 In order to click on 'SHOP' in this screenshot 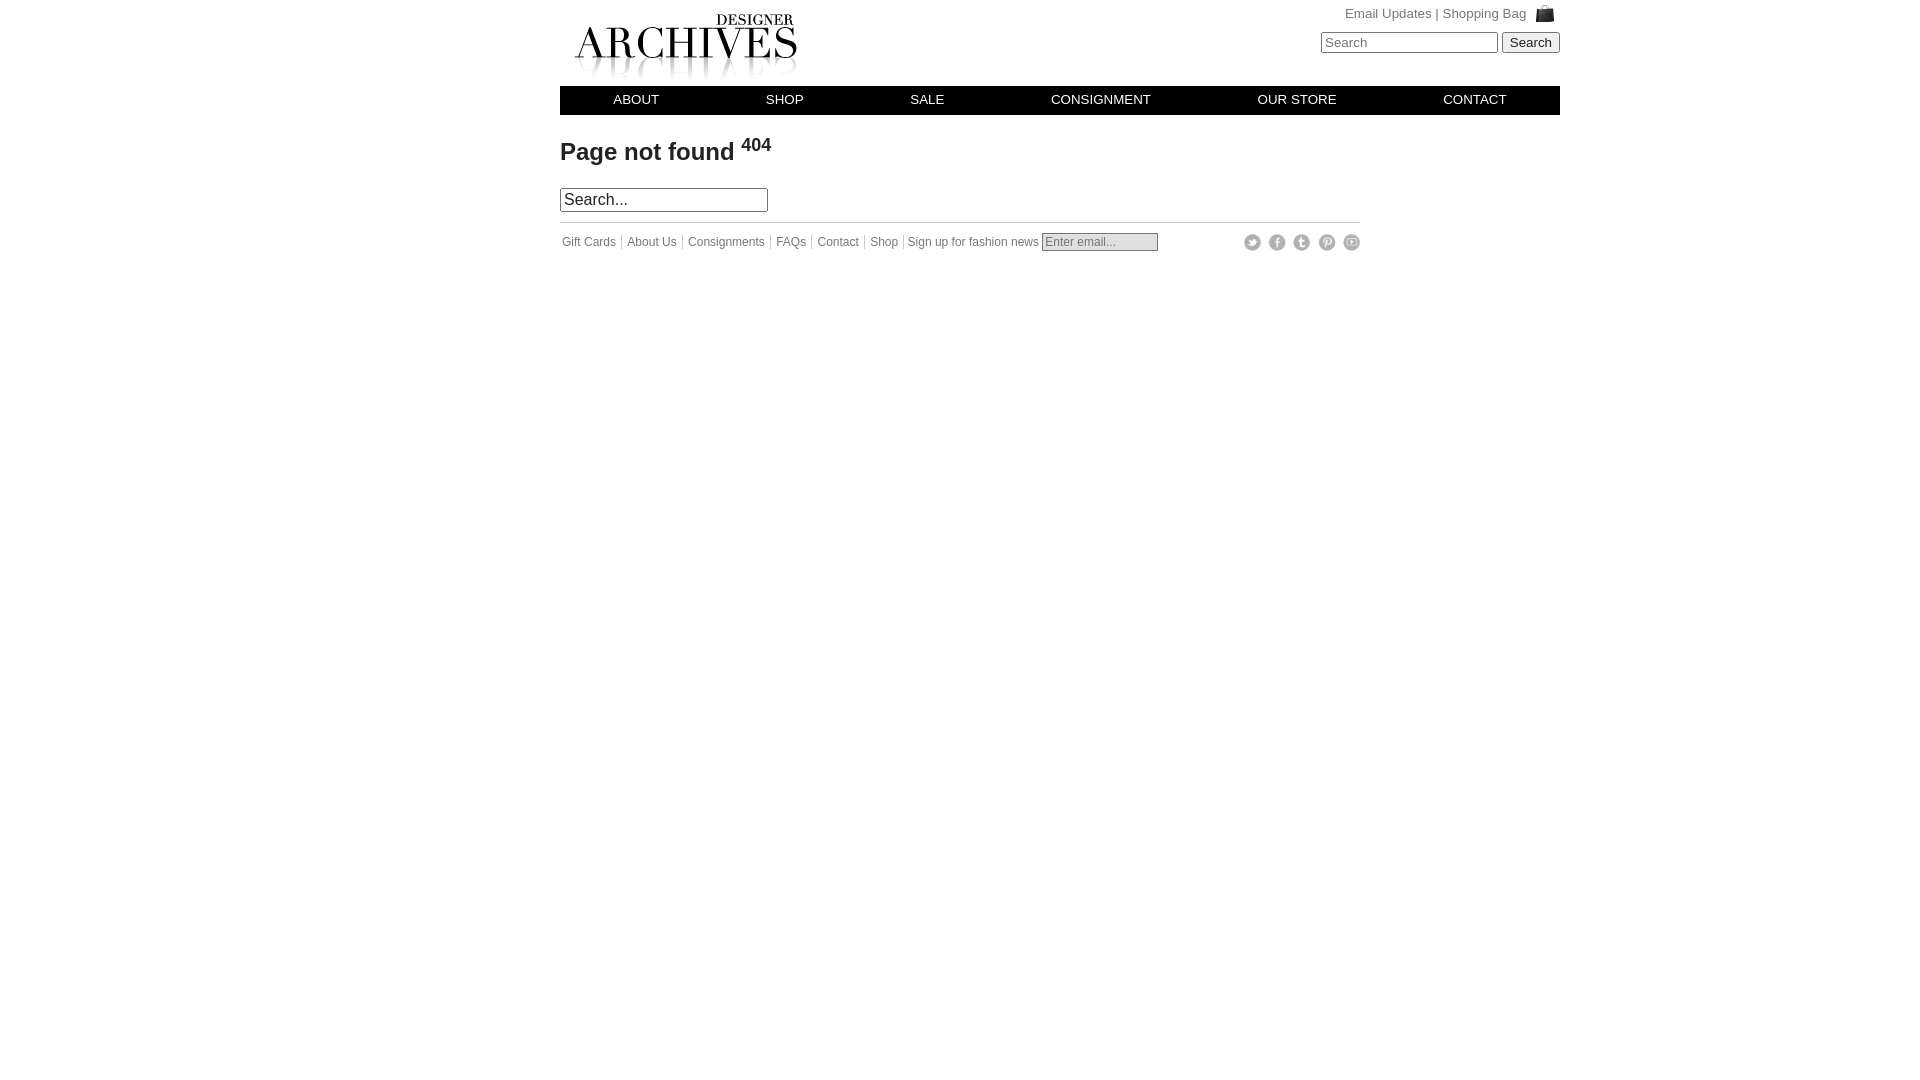, I will do `click(784, 100)`.